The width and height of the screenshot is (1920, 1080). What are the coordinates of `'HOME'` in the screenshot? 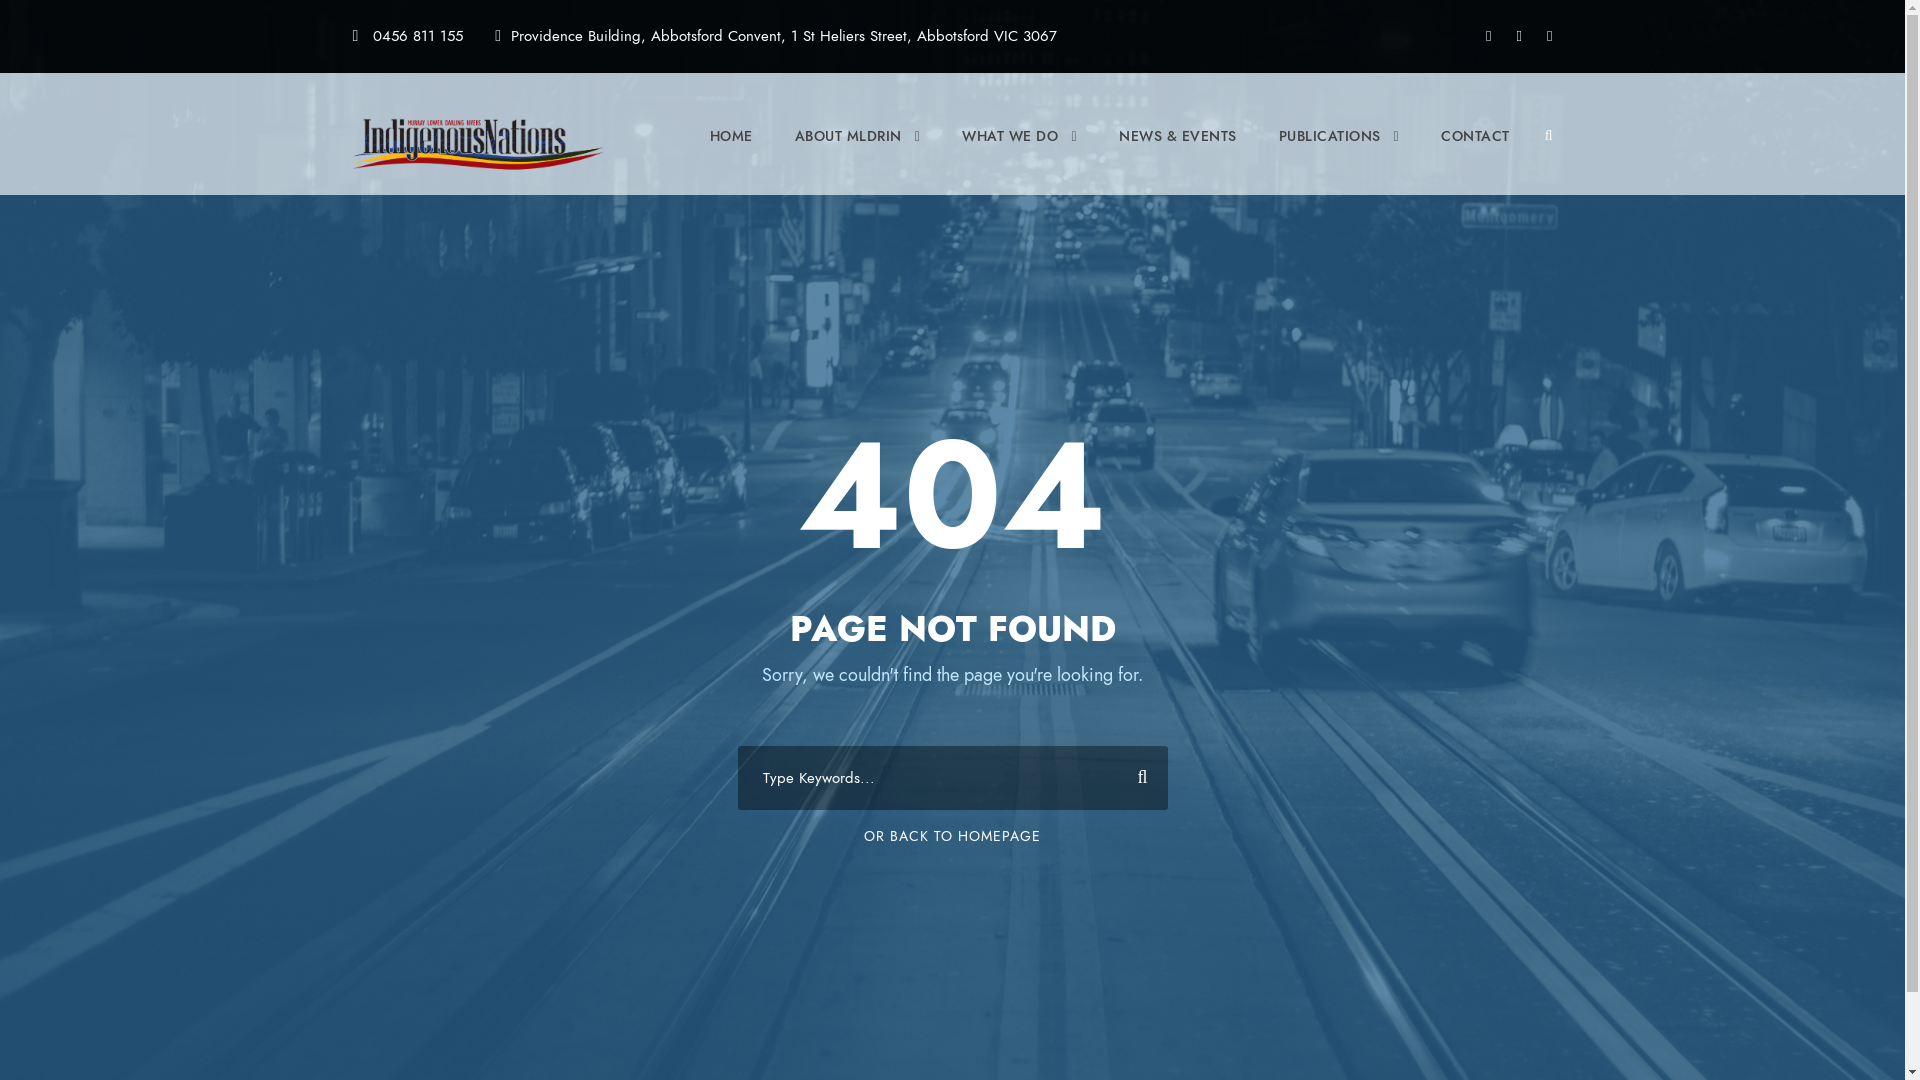 It's located at (730, 153).